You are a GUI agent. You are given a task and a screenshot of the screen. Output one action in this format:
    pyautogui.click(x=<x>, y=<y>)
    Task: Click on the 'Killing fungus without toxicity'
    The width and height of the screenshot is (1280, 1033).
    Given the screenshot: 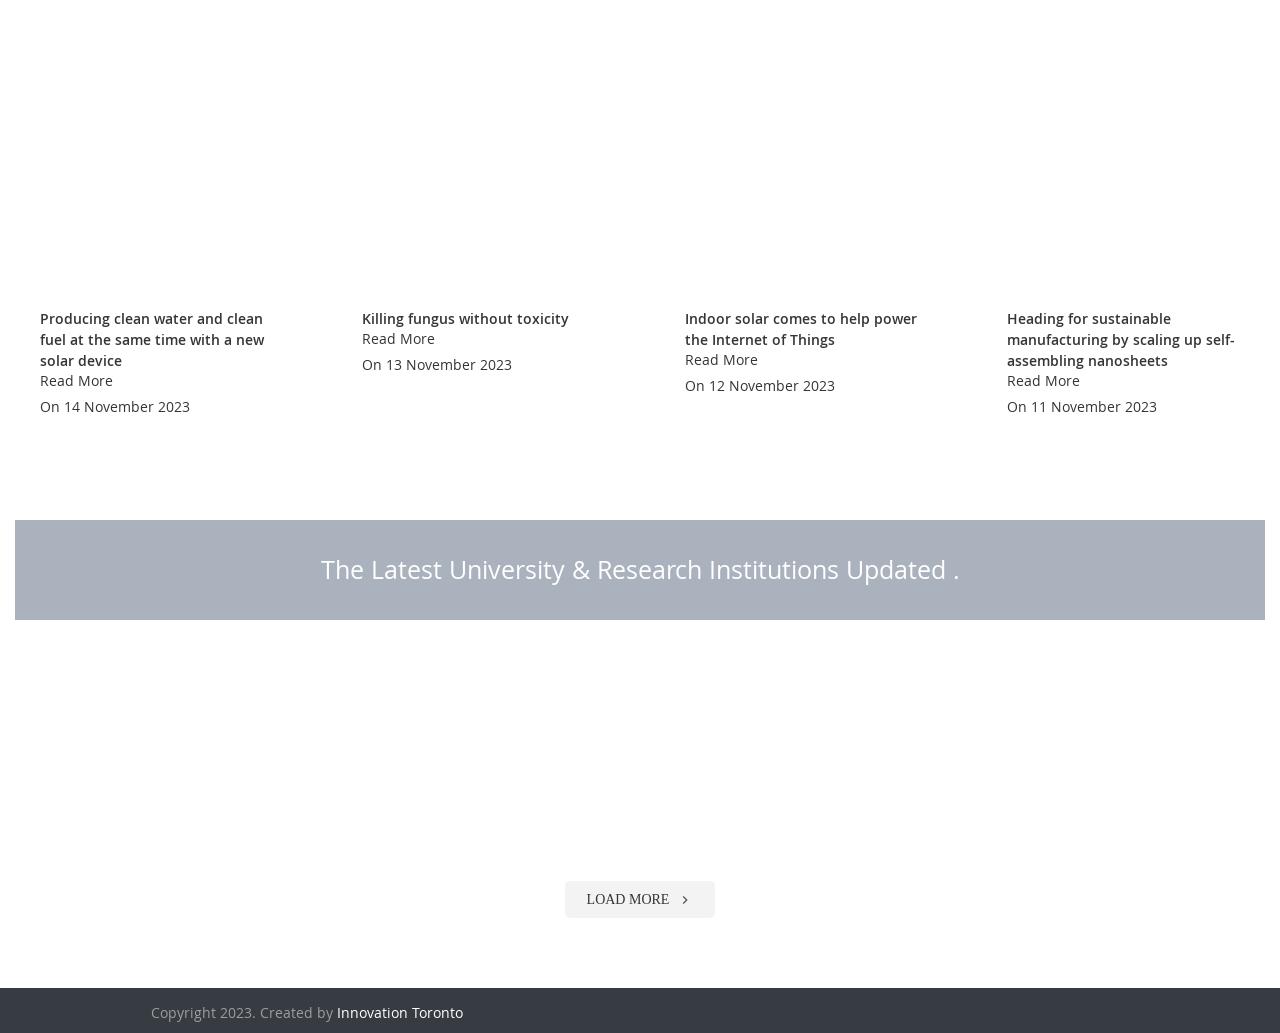 What is the action you would take?
    pyautogui.click(x=464, y=370)
    